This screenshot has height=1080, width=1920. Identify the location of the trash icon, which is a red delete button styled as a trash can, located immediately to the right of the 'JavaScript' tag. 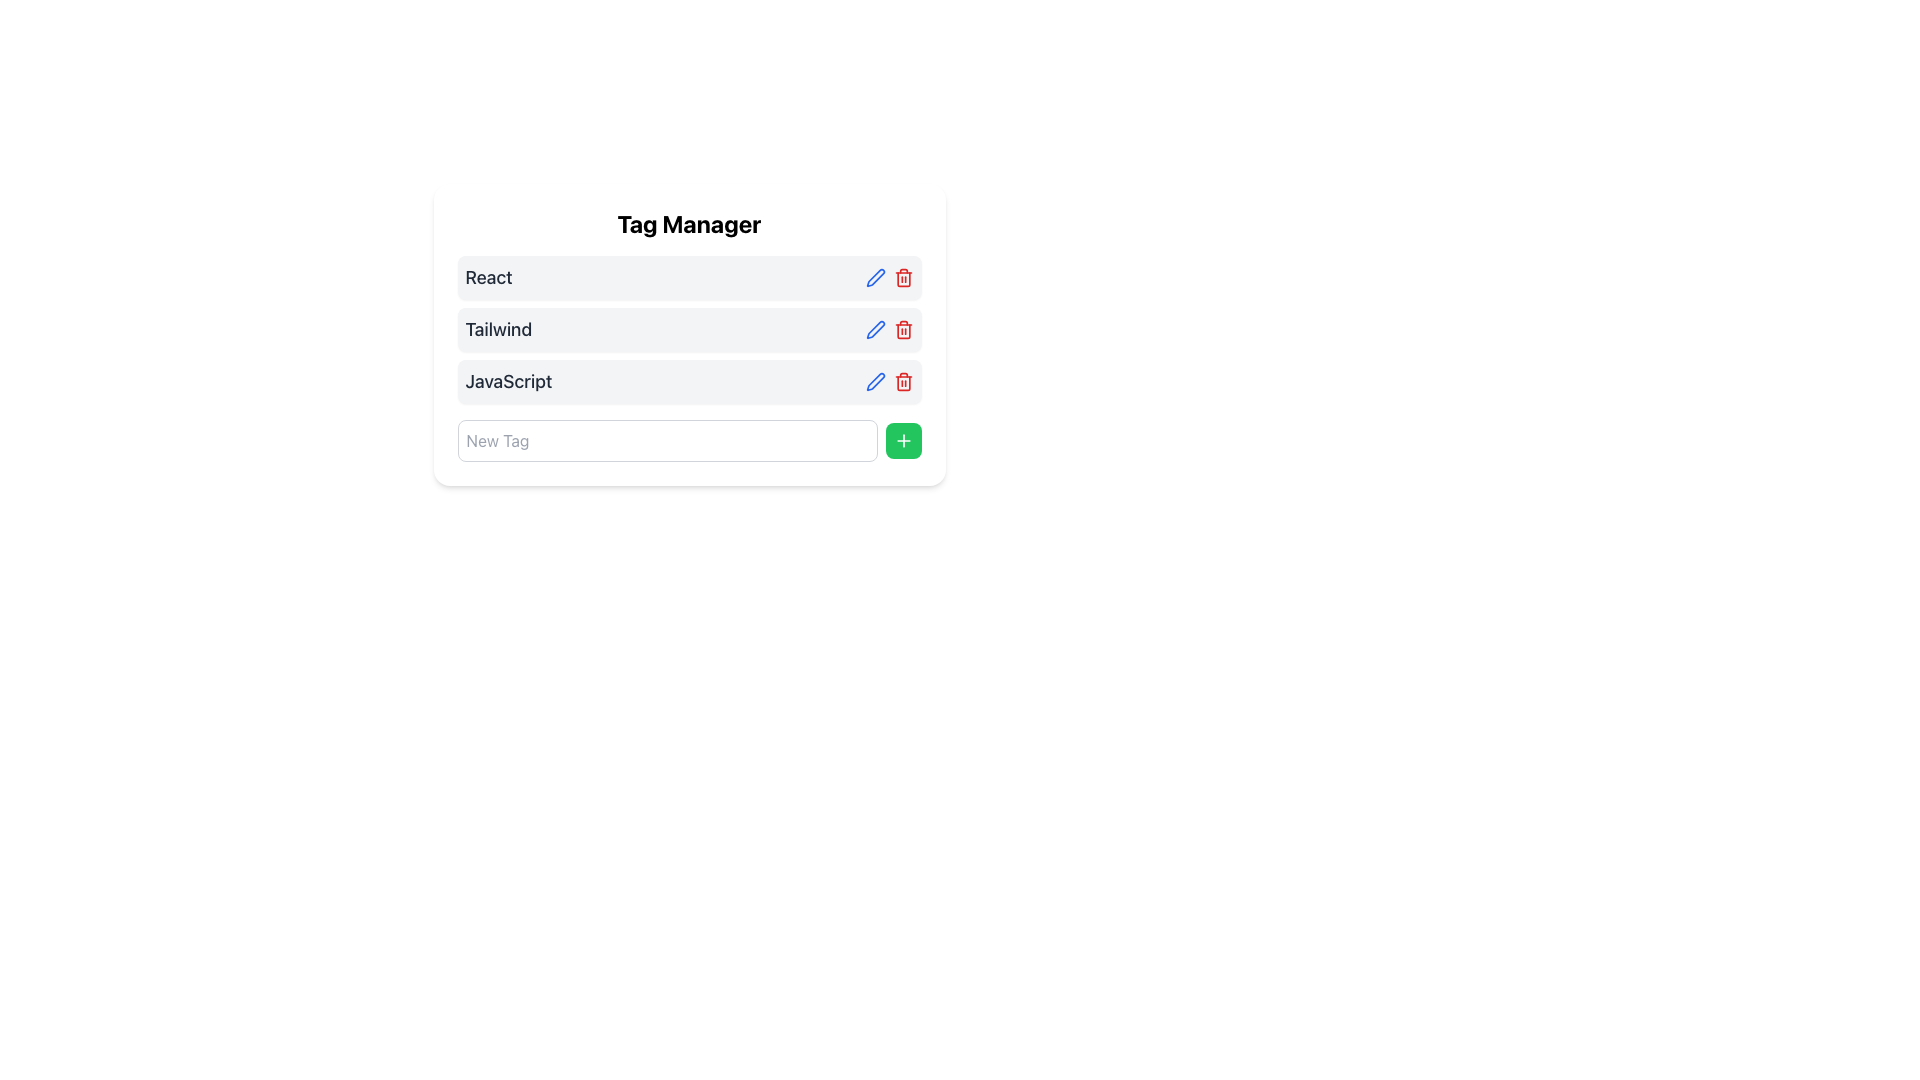
(902, 277).